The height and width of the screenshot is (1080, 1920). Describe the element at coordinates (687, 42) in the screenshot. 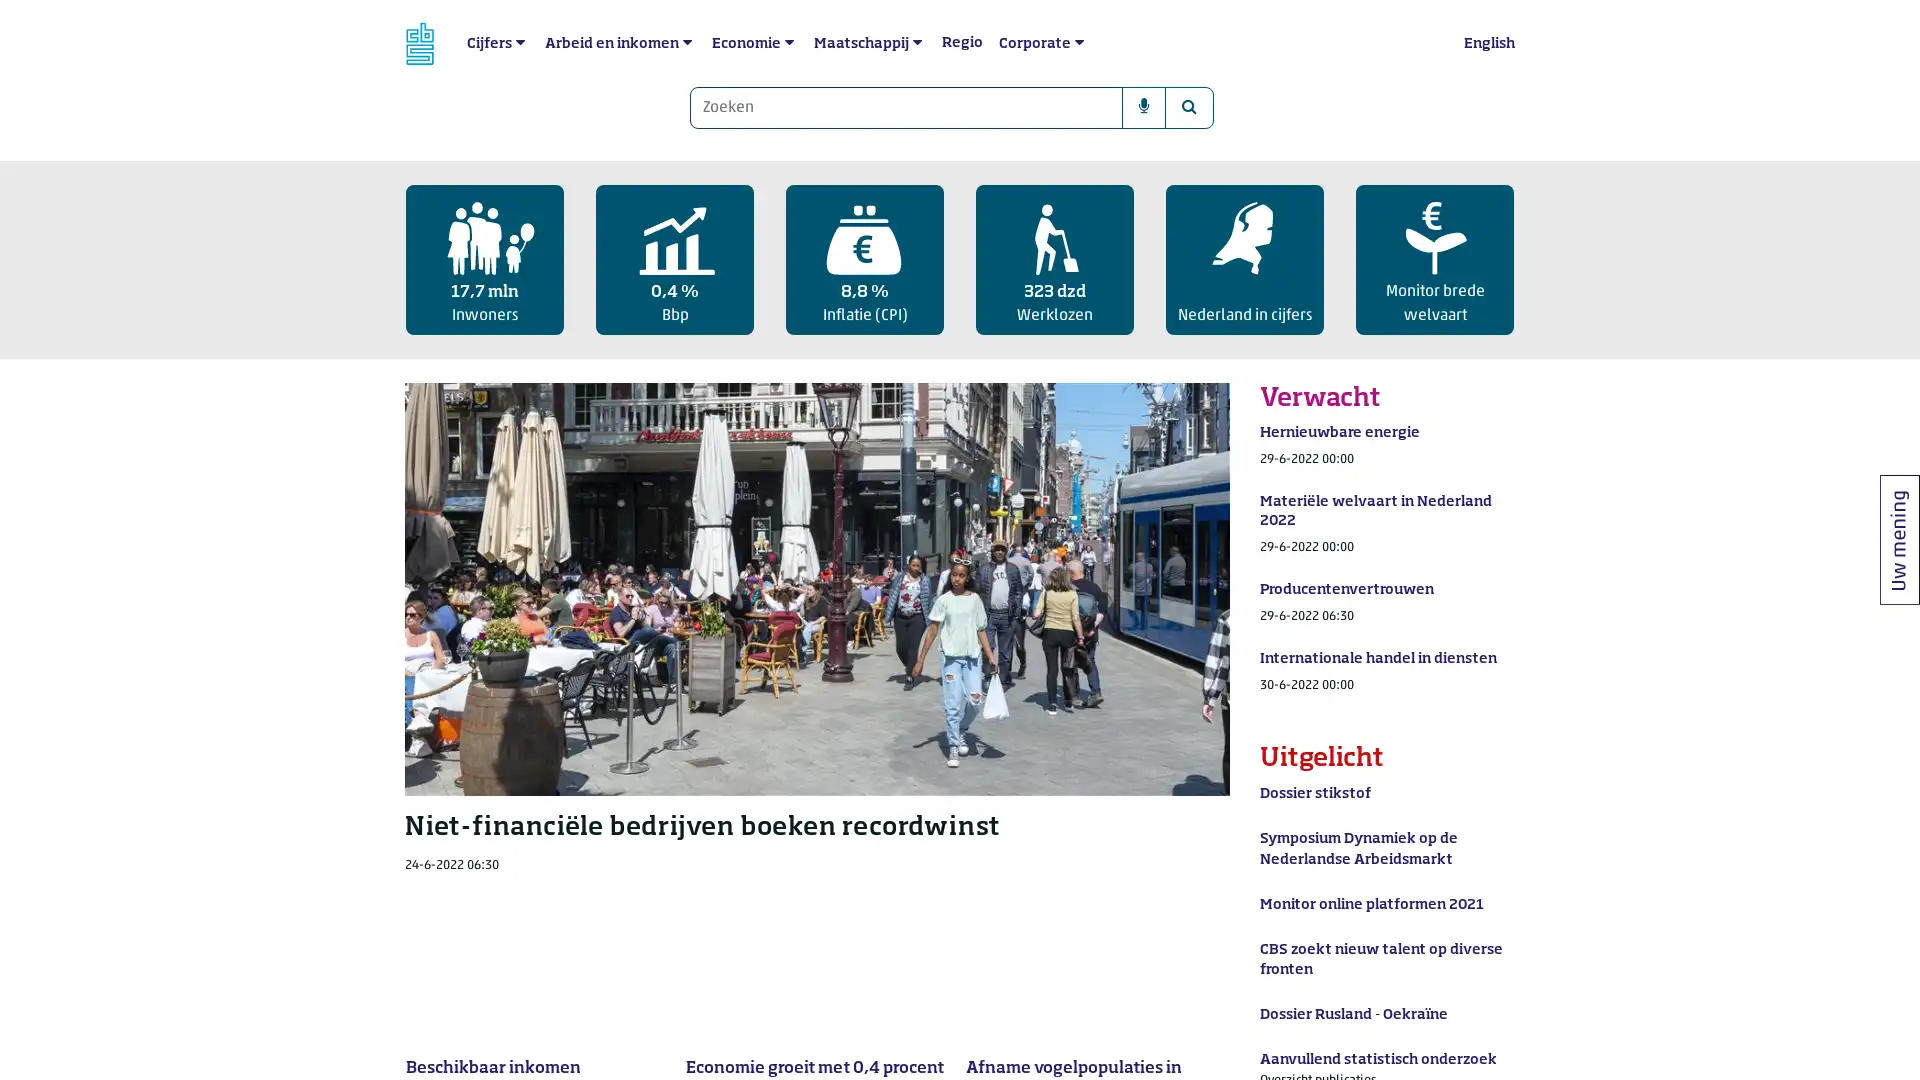

I see `submenu Arbeid en inkomen` at that location.